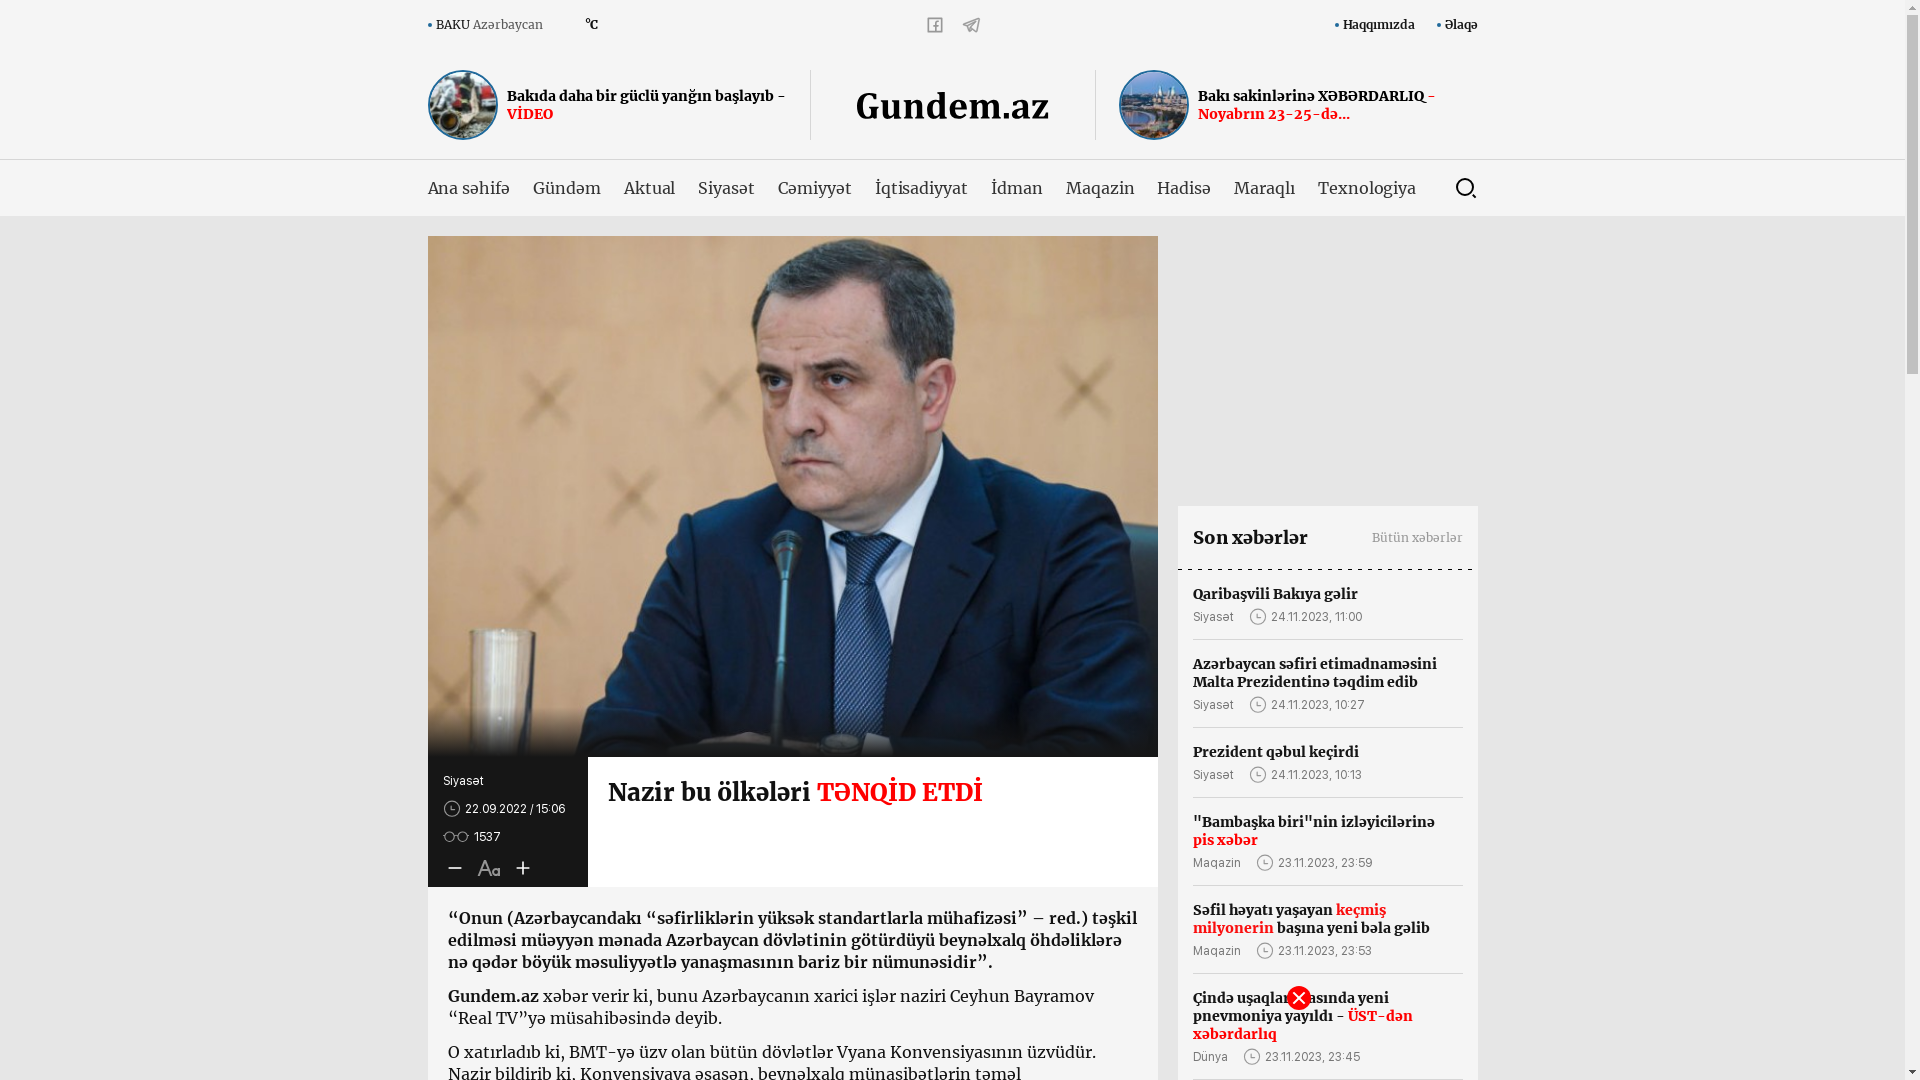 The width and height of the screenshot is (1920, 1080). I want to click on 'Texnologiya', so click(1366, 188).